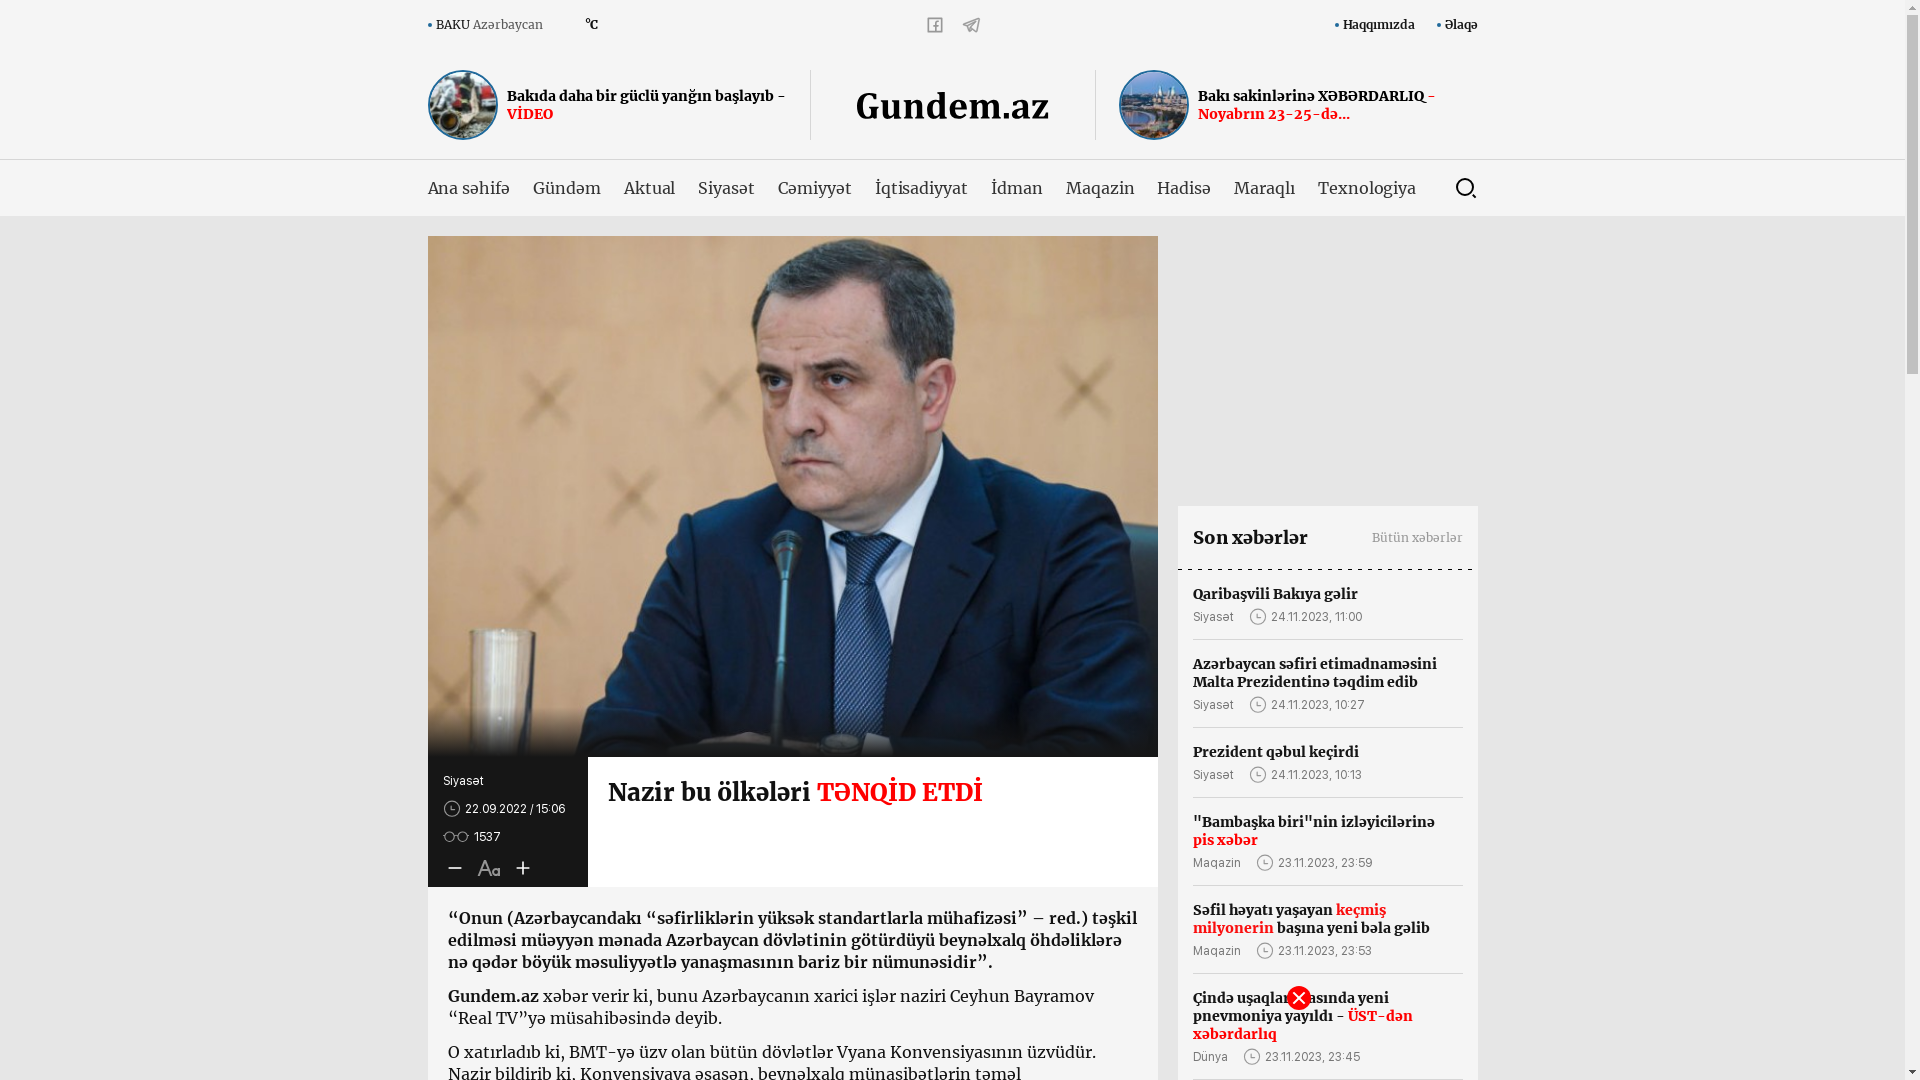 The width and height of the screenshot is (1920, 1080). I want to click on 'Texnologiya', so click(1366, 188).